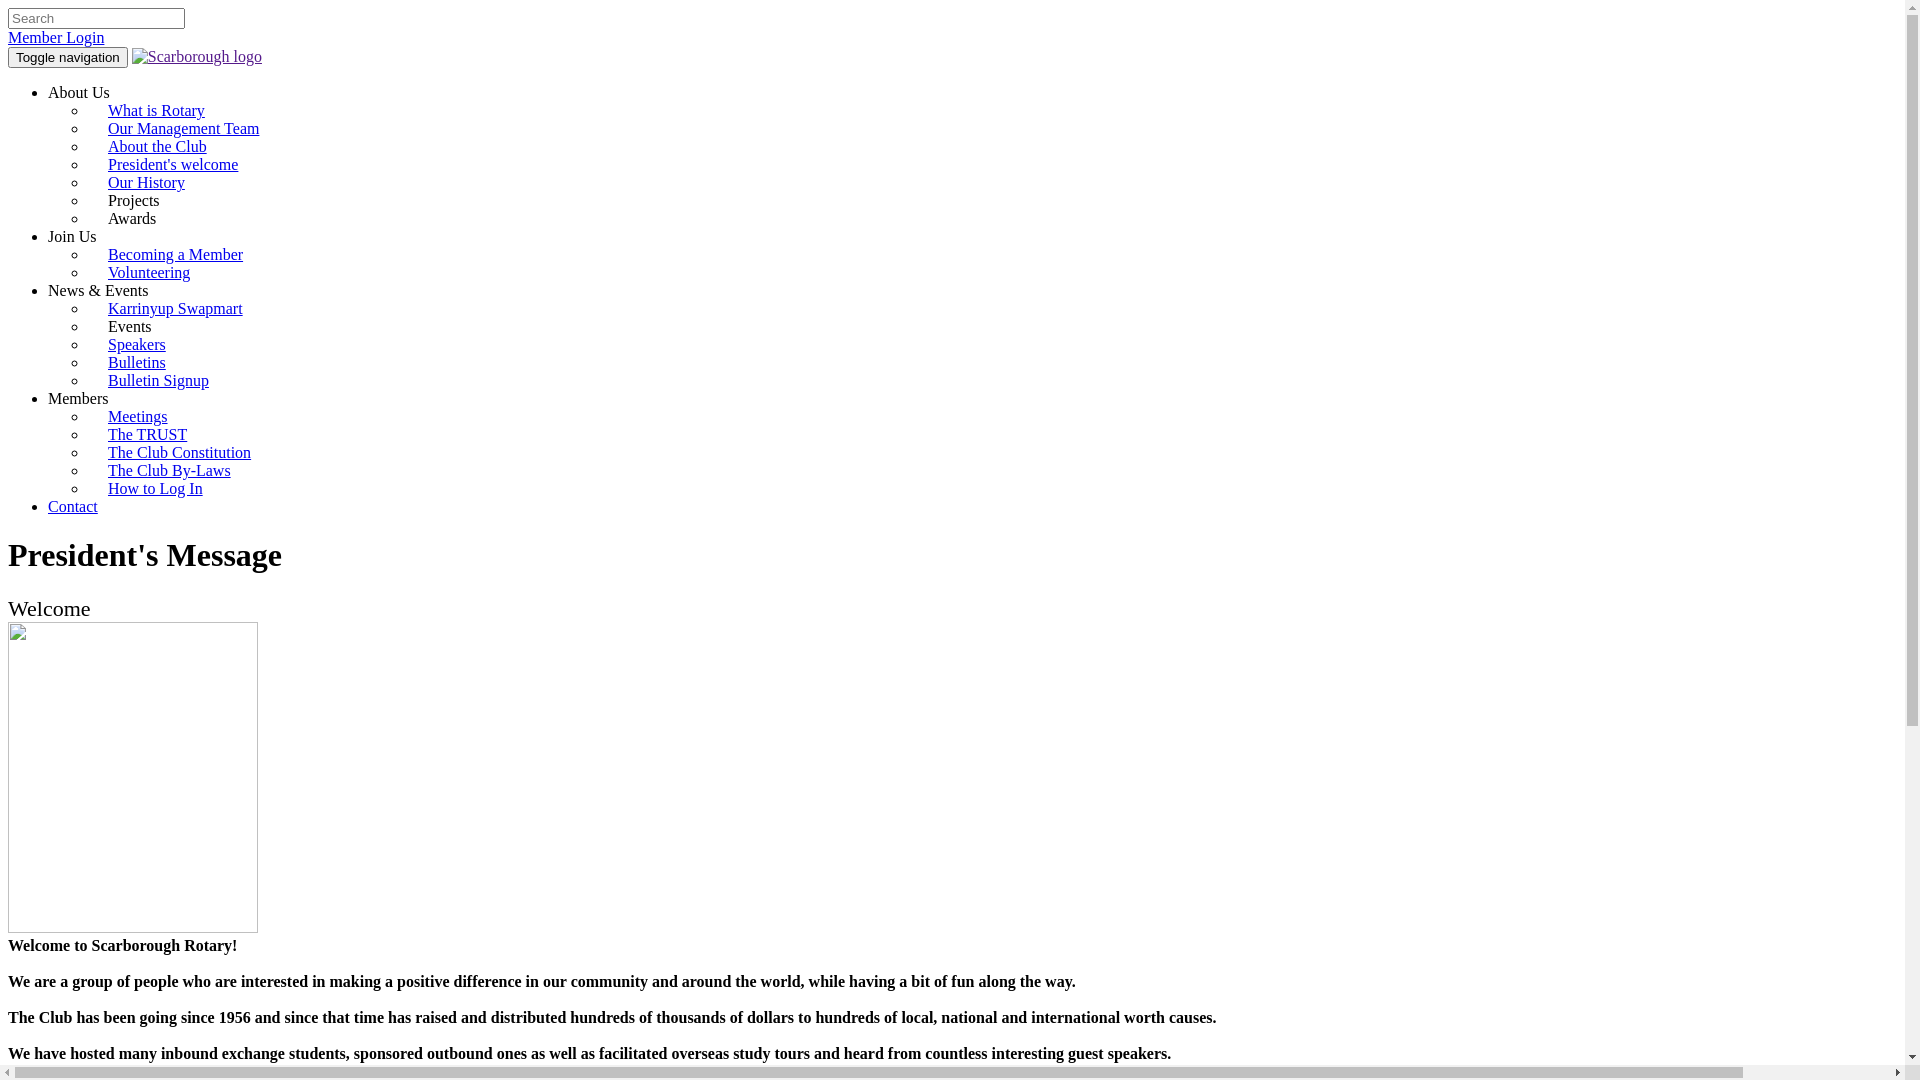 Image resolution: width=1920 pixels, height=1080 pixels. Describe the element at coordinates (141, 200) in the screenshot. I see `'Projects'` at that location.